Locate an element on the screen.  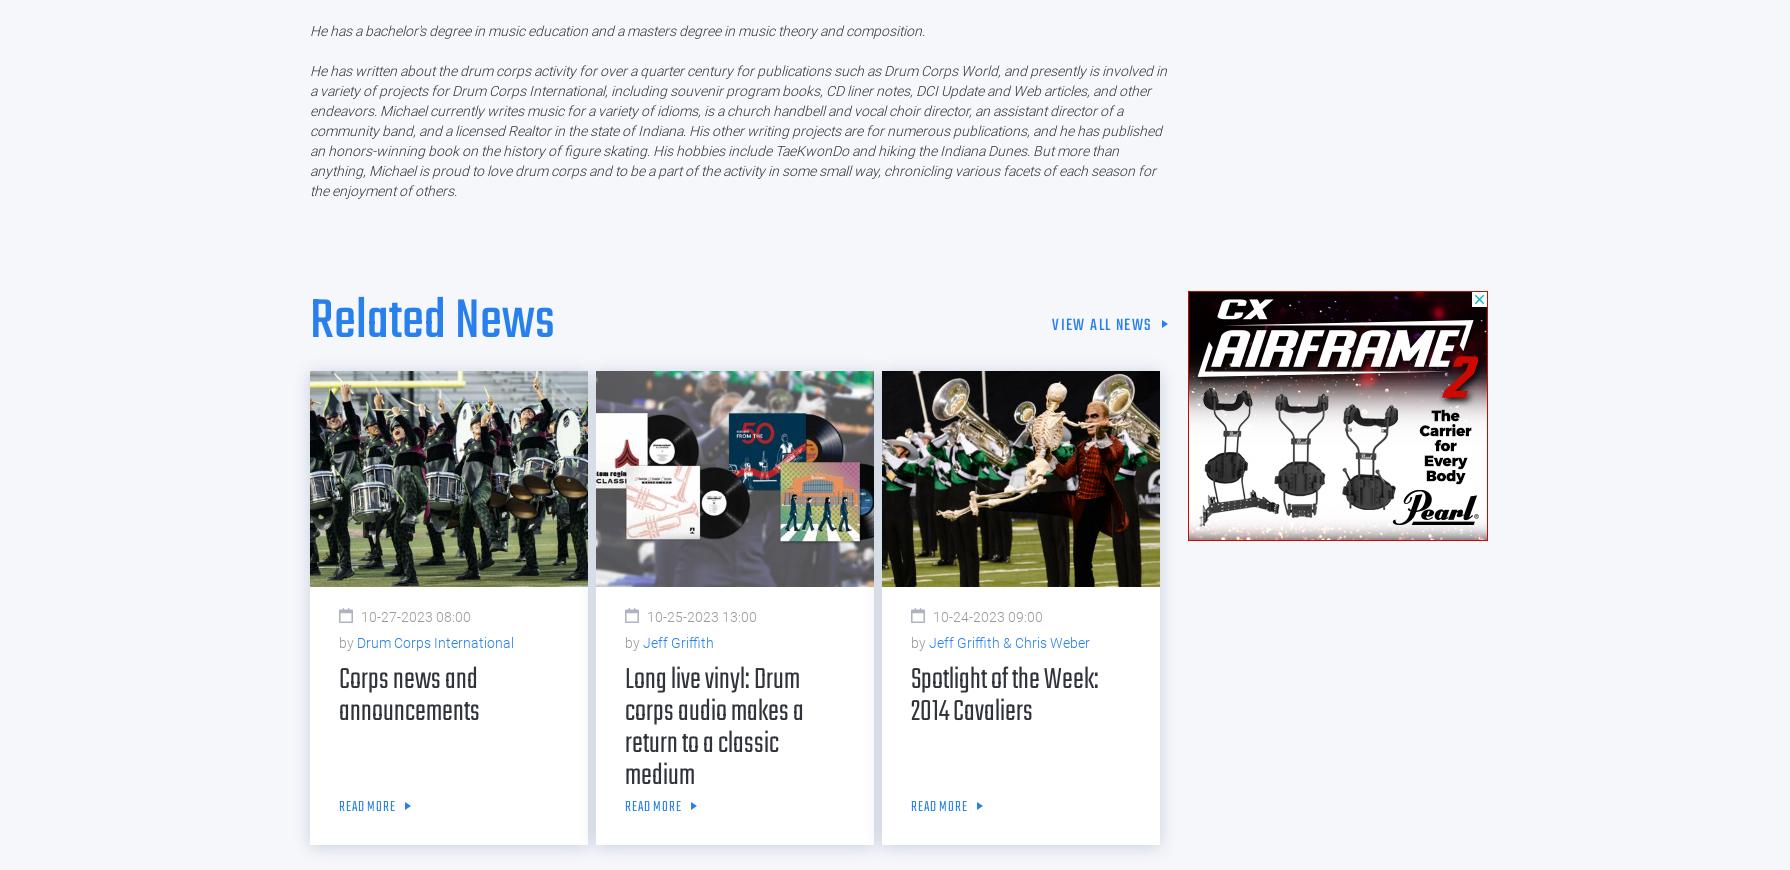
'10-24-2023 09:00' is located at coordinates (988, 616).